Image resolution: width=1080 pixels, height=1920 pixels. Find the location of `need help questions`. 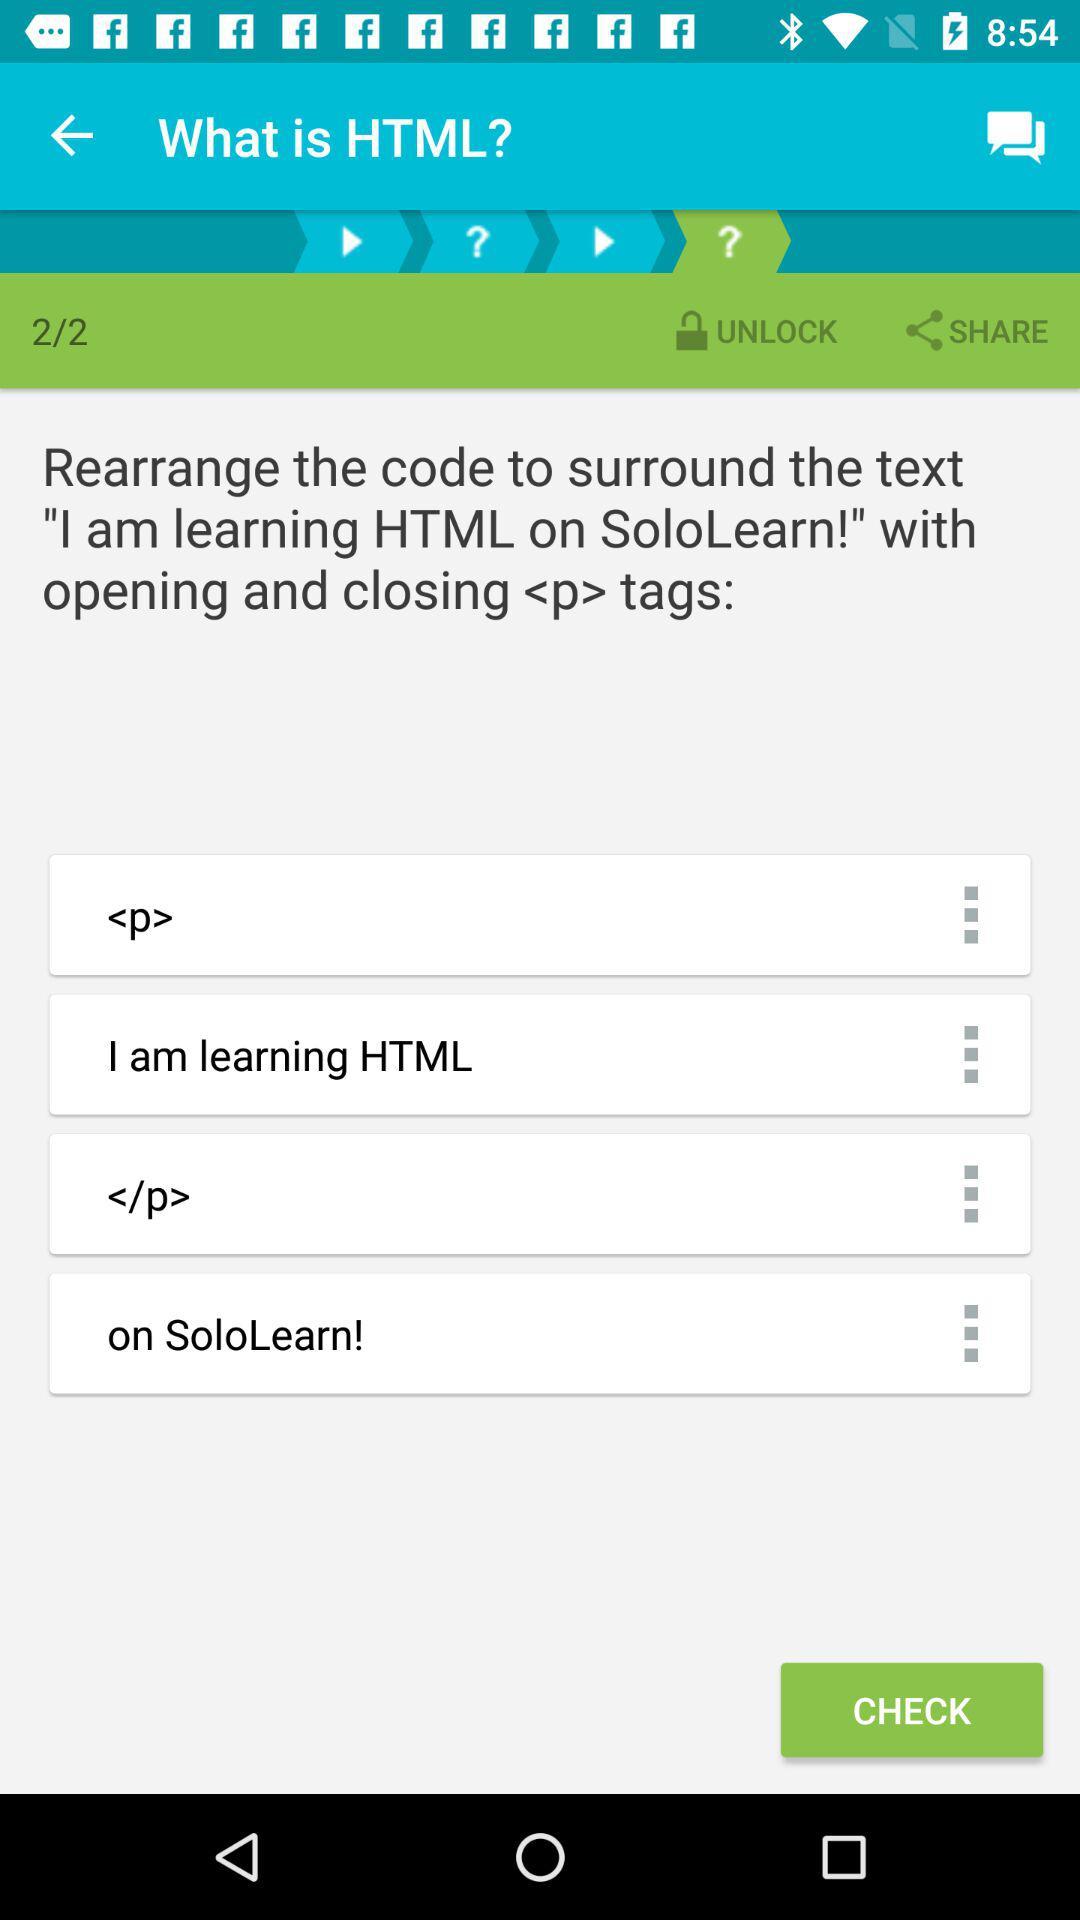

need help questions is located at coordinates (729, 240).